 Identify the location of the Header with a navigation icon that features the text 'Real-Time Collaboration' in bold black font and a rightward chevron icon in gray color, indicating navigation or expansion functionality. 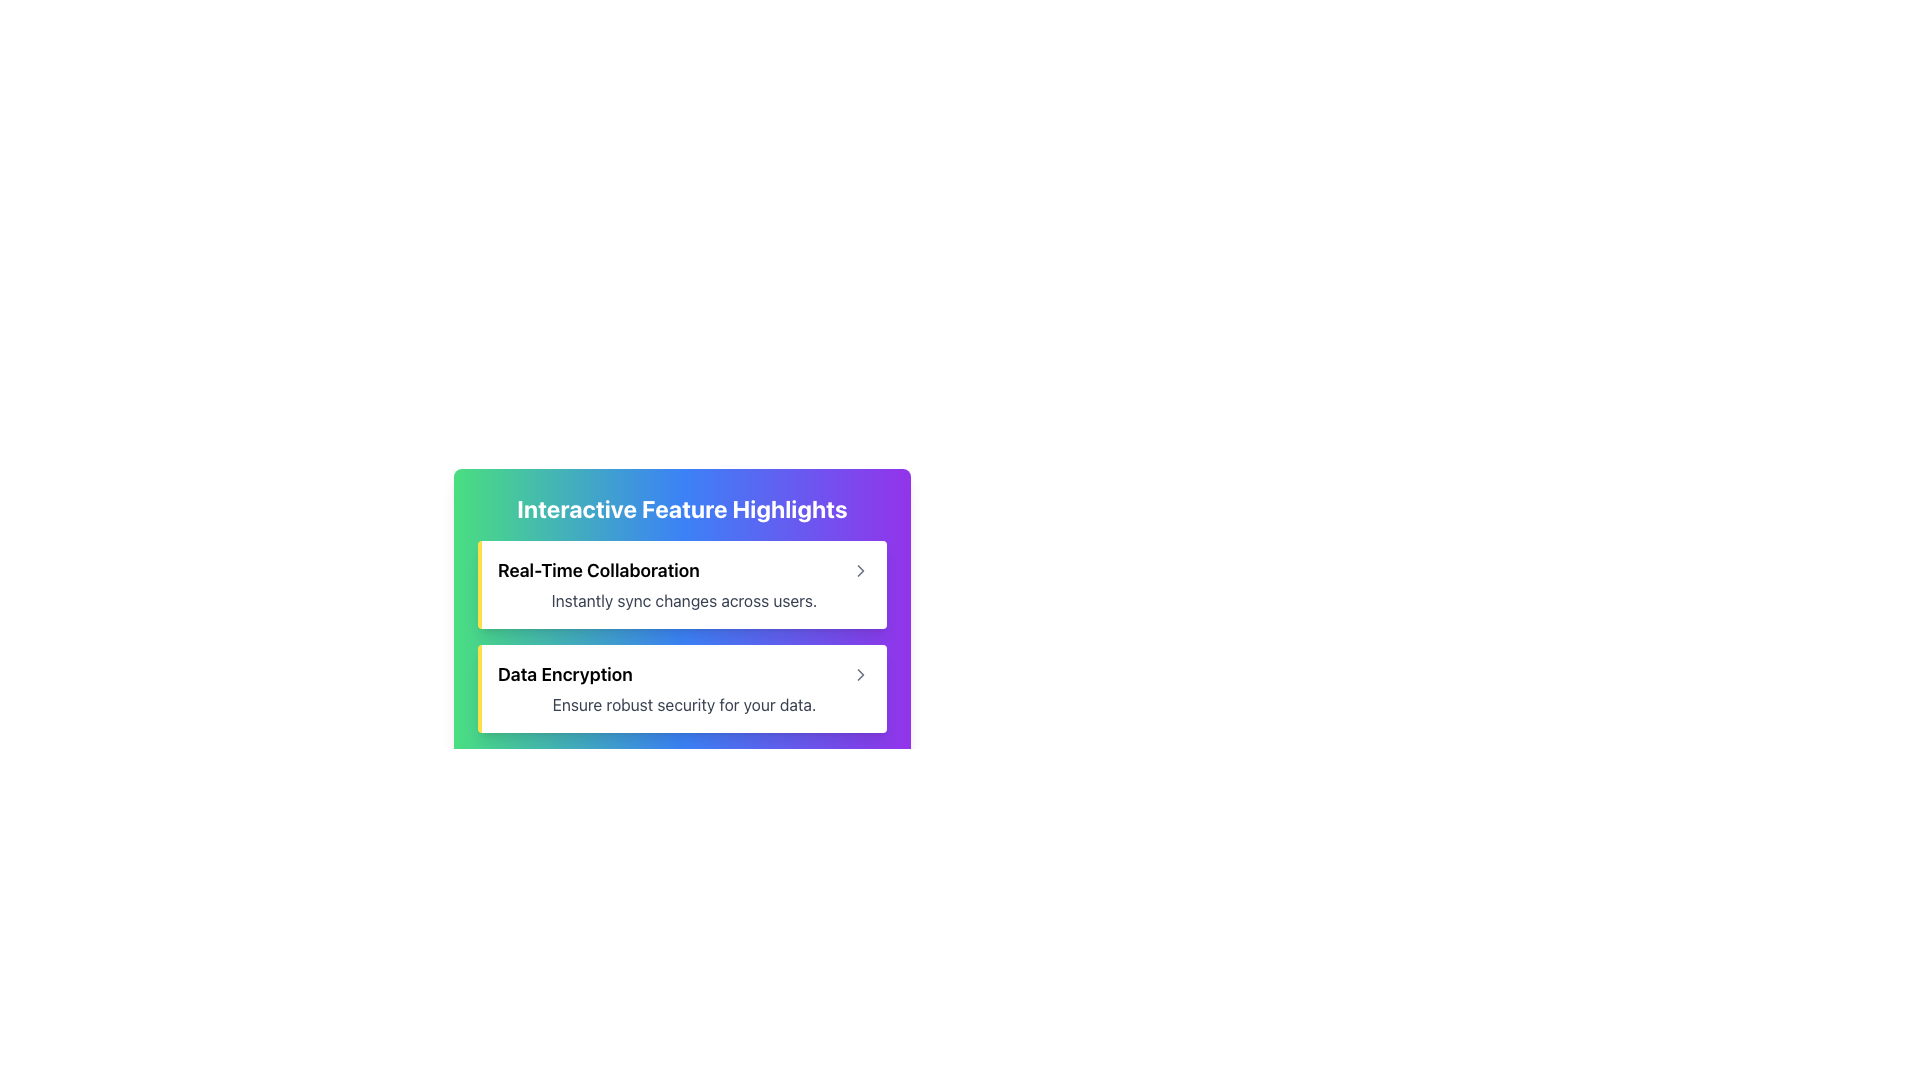
(684, 570).